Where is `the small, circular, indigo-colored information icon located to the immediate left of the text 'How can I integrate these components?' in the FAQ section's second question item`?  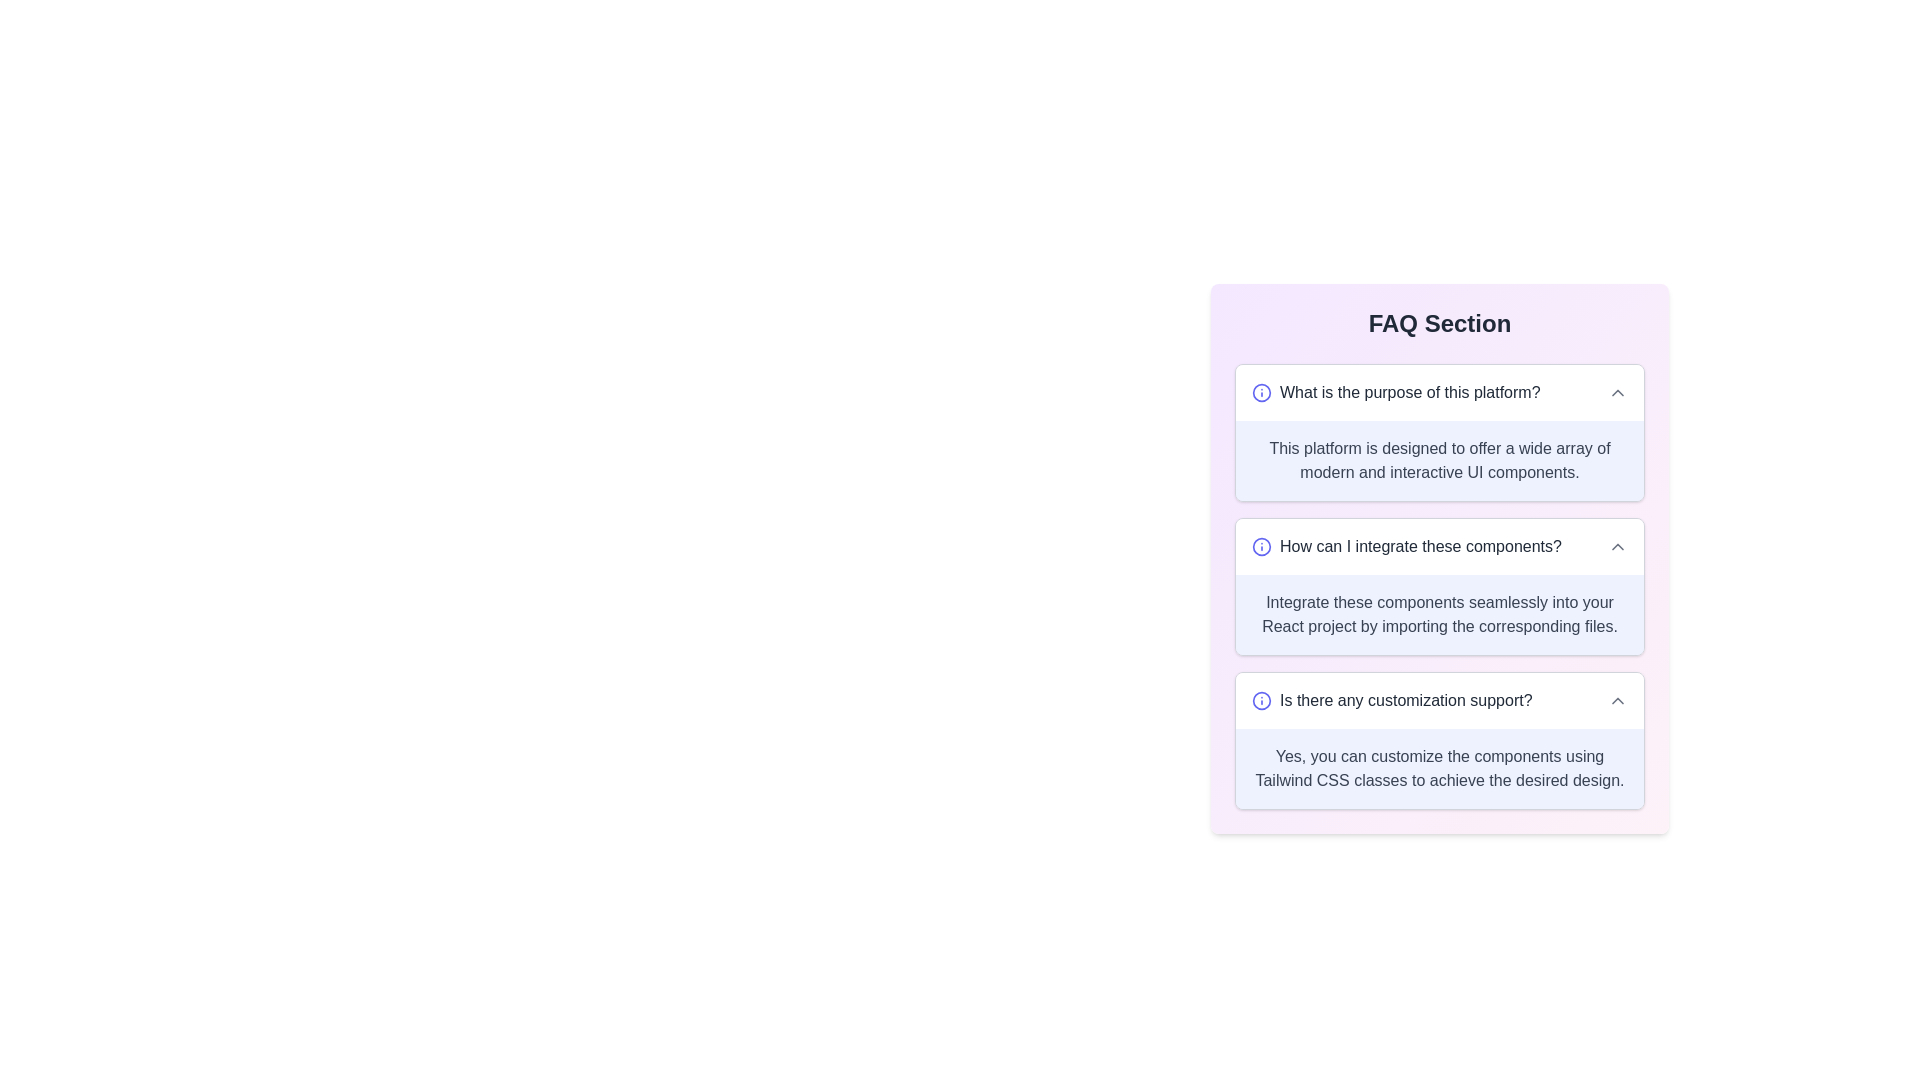 the small, circular, indigo-colored information icon located to the immediate left of the text 'How can I integrate these components?' in the FAQ section's second question item is located at coordinates (1261, 547).